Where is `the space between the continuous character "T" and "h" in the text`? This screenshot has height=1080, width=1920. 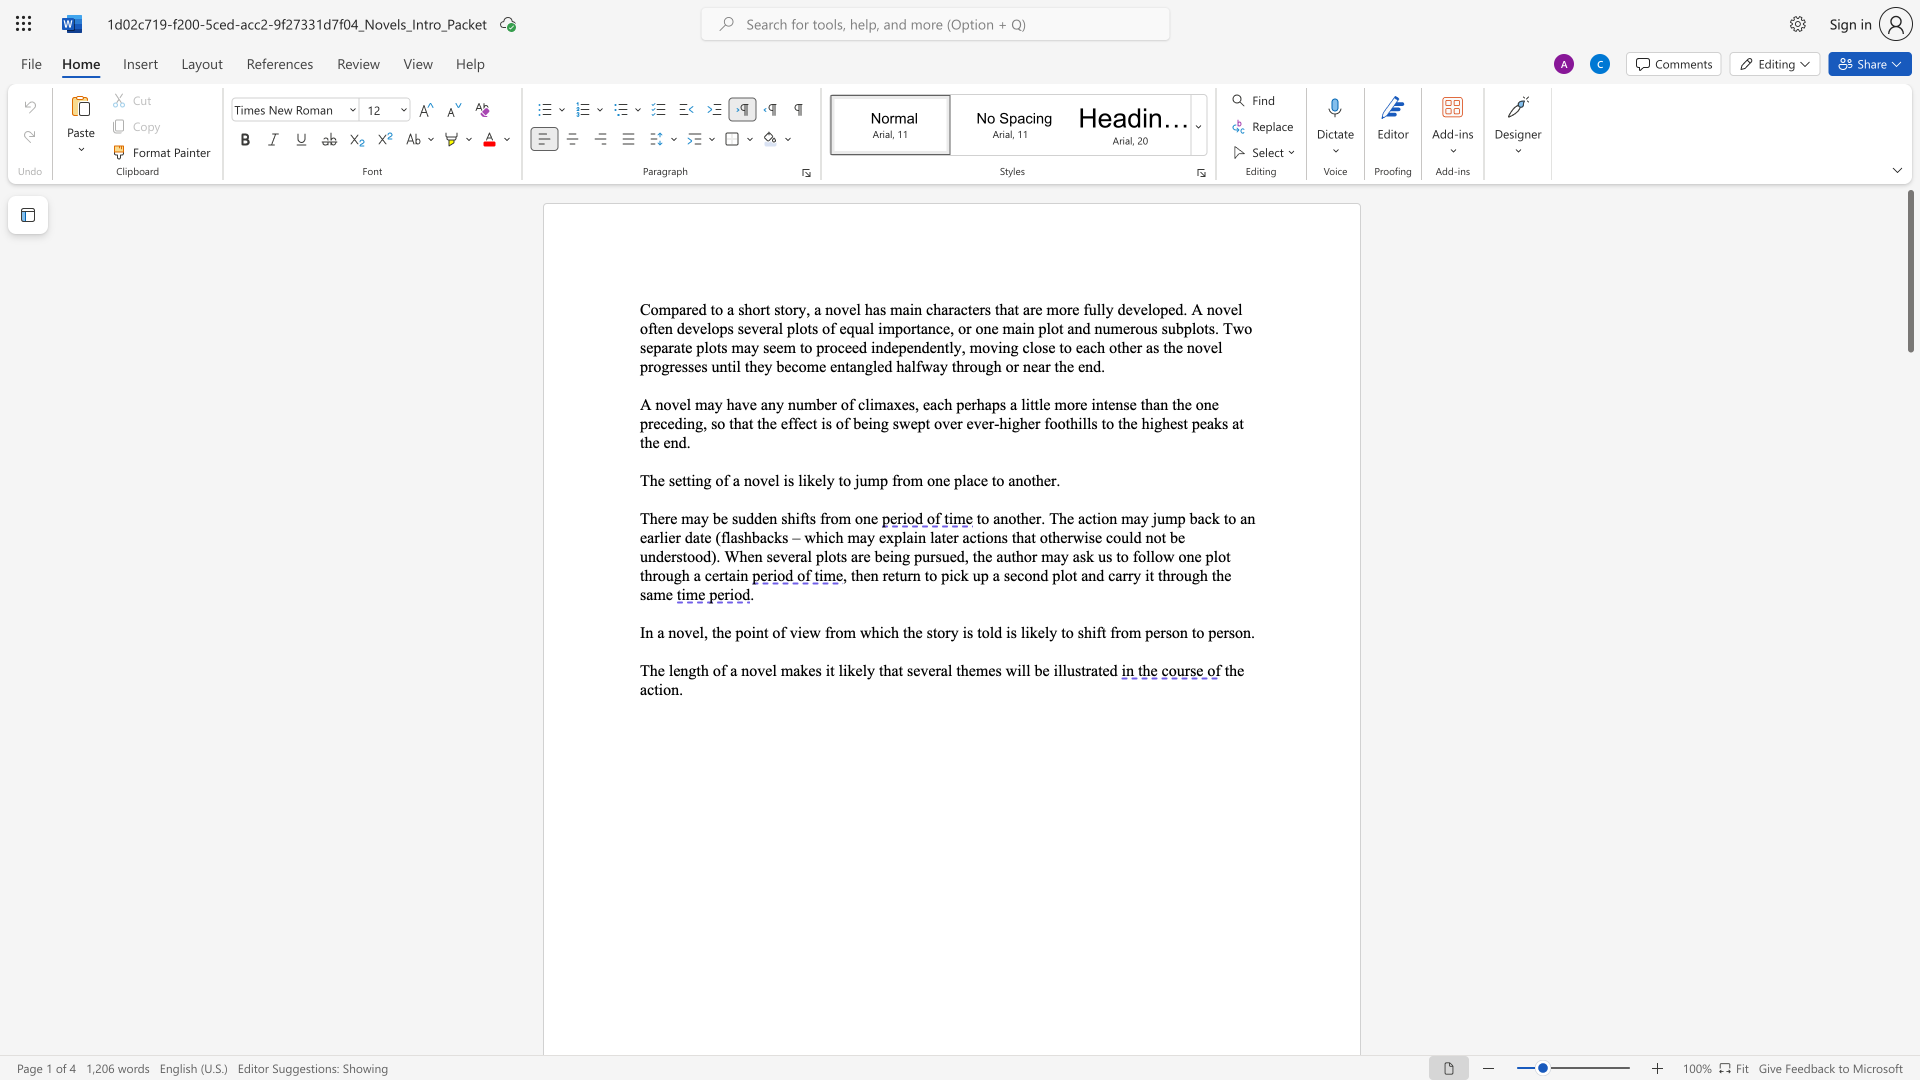 the space between the continuous character "T" and "h" in the text is located at coordinates (649, 517).